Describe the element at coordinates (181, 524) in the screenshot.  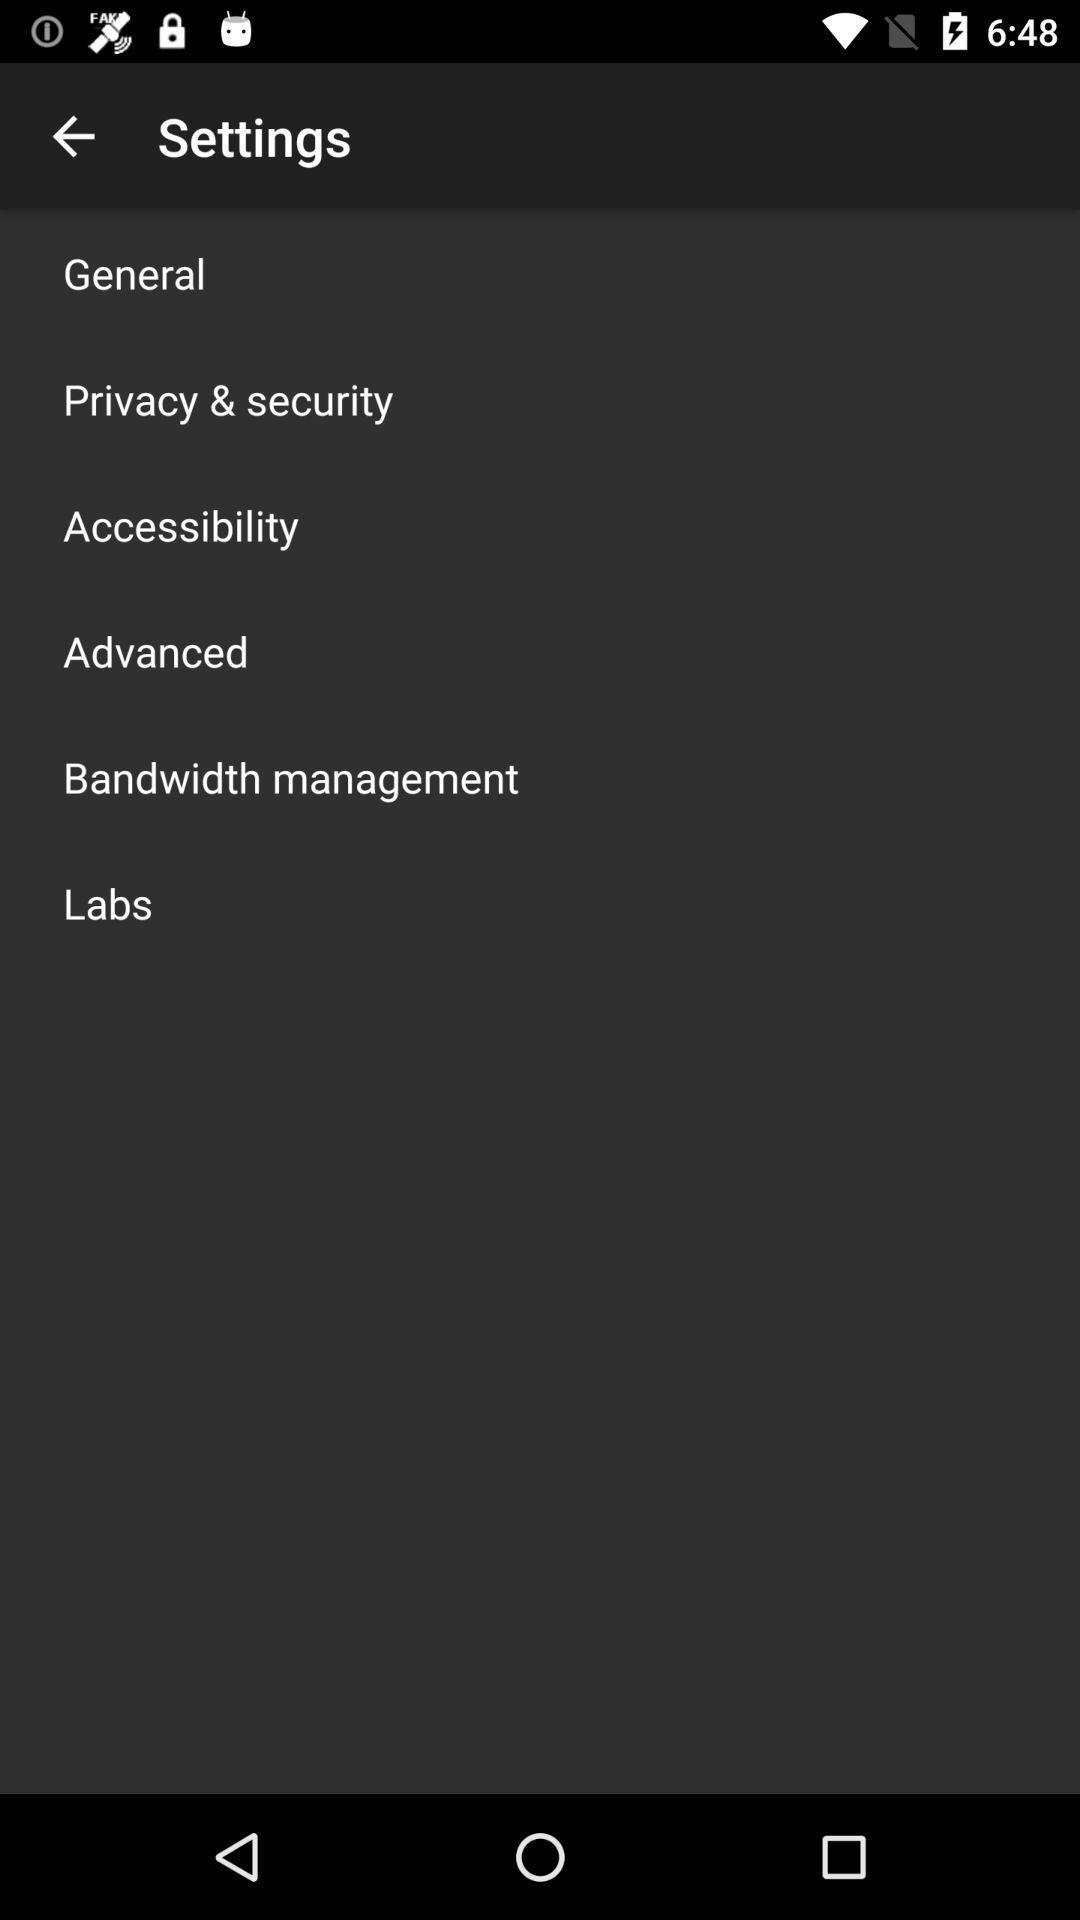
I see `the app below privacy & security app` at that location.